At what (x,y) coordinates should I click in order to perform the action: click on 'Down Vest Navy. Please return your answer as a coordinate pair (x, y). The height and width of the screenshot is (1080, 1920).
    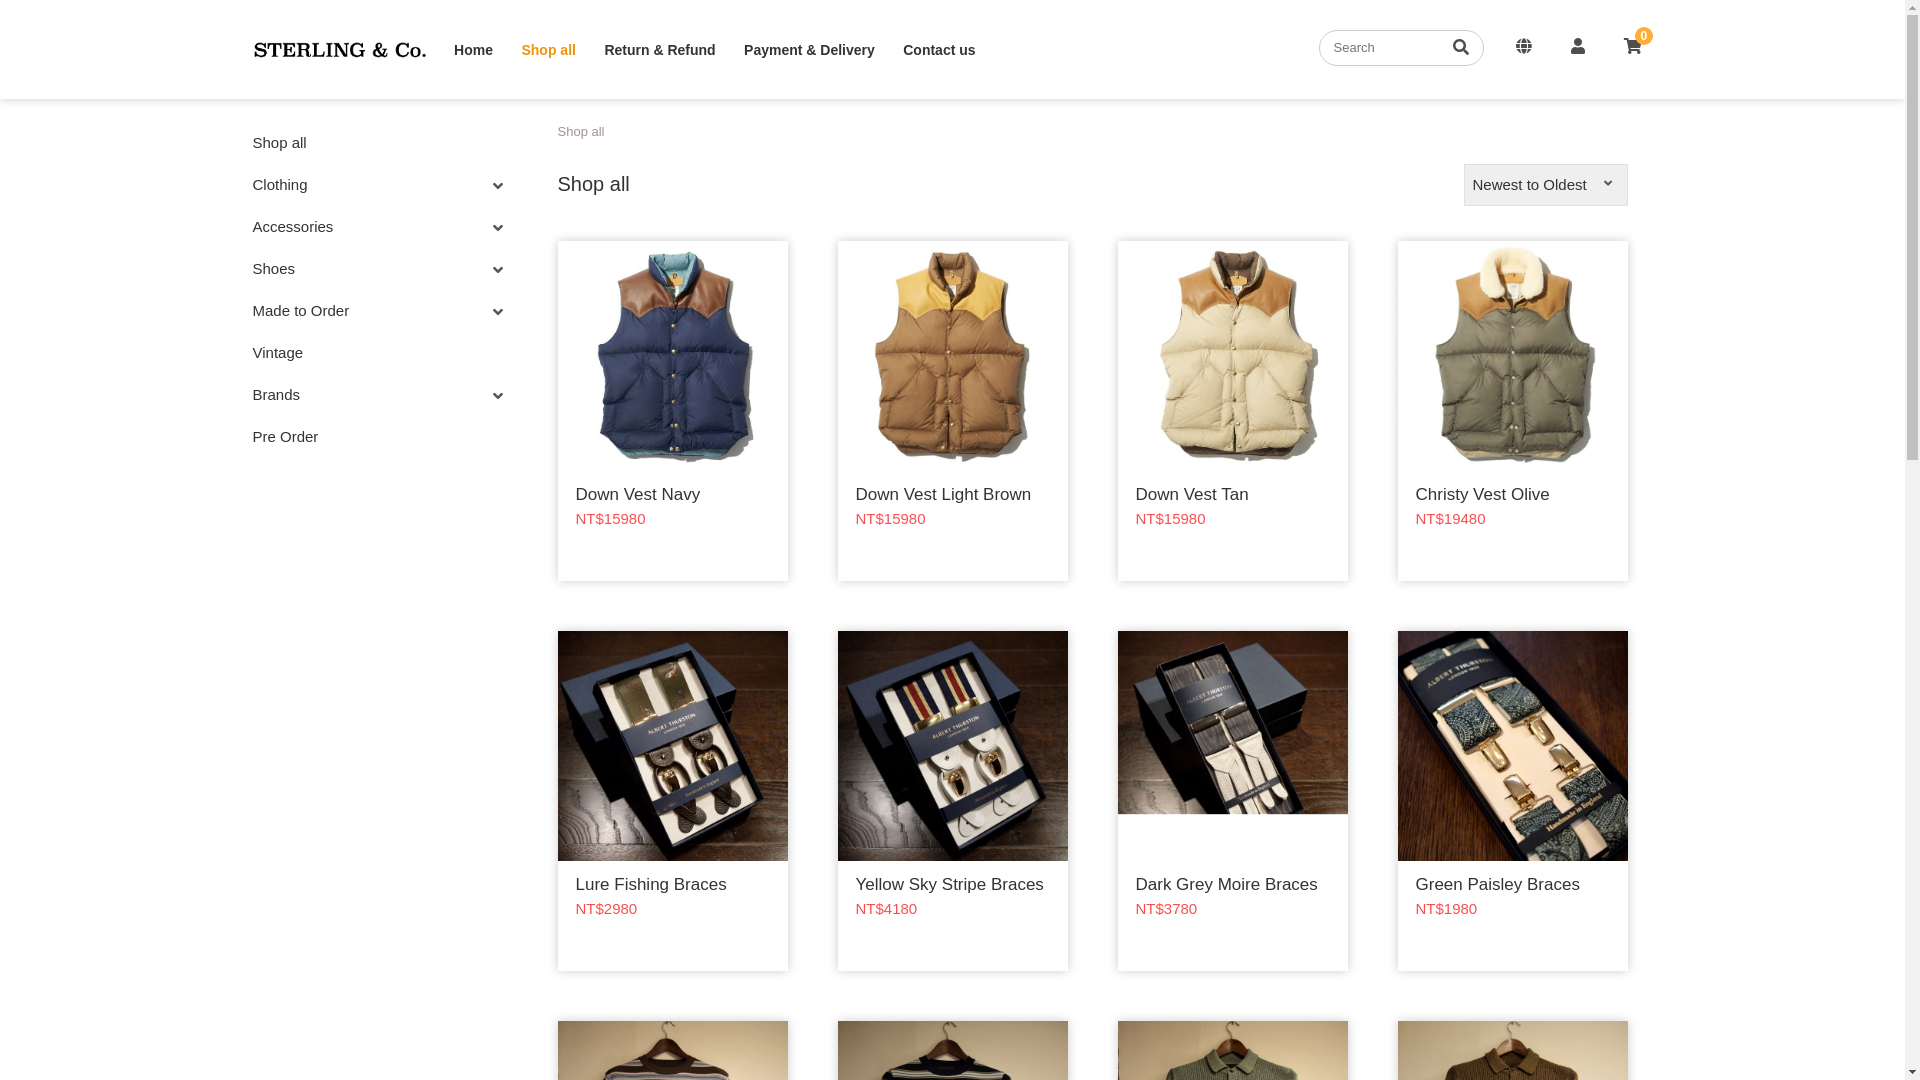
    Looking at the image, I should click on (672, 410).